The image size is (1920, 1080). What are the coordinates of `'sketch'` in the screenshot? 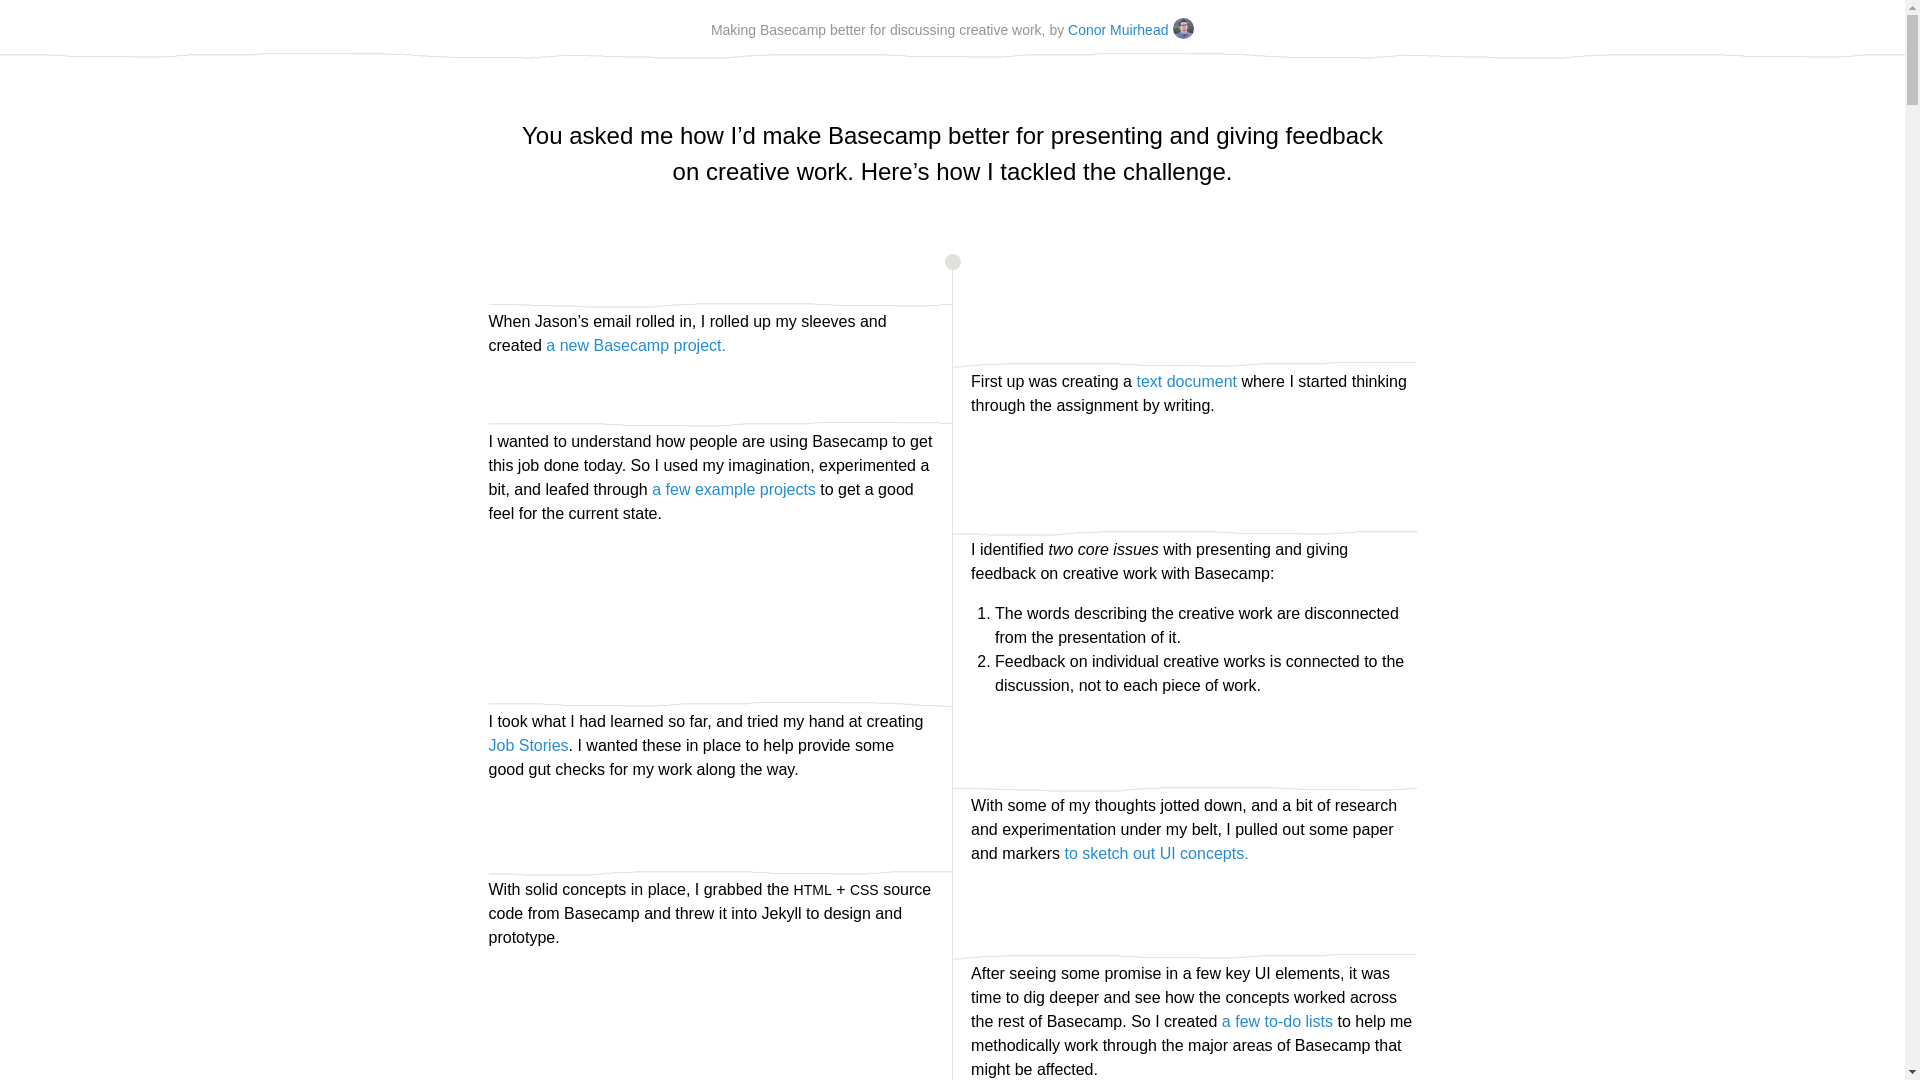 It's located at (1080, 853).